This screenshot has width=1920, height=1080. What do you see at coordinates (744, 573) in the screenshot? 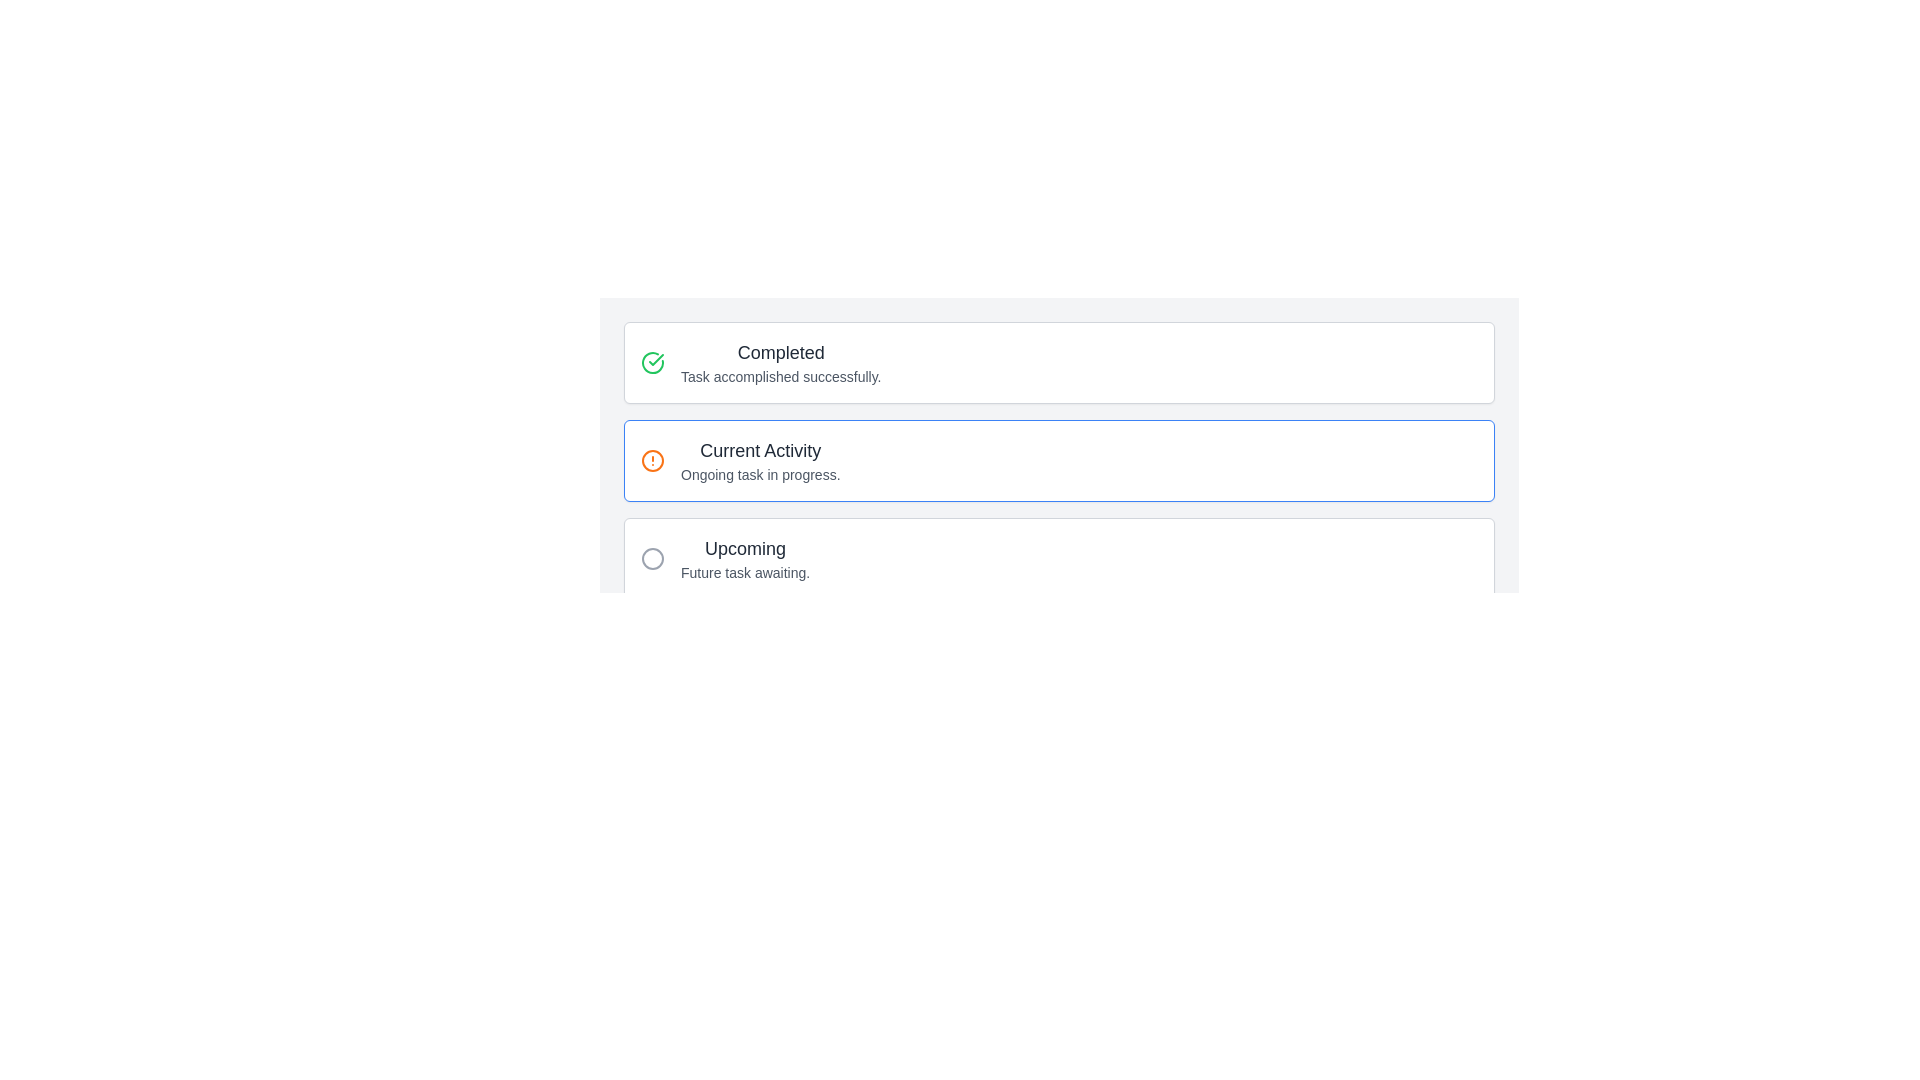
I see `the static text label 'Future task awaiting.' located below the 'Upcoming' section, which provides additional context for upcoming tasks` at bounding box center [744, 573].